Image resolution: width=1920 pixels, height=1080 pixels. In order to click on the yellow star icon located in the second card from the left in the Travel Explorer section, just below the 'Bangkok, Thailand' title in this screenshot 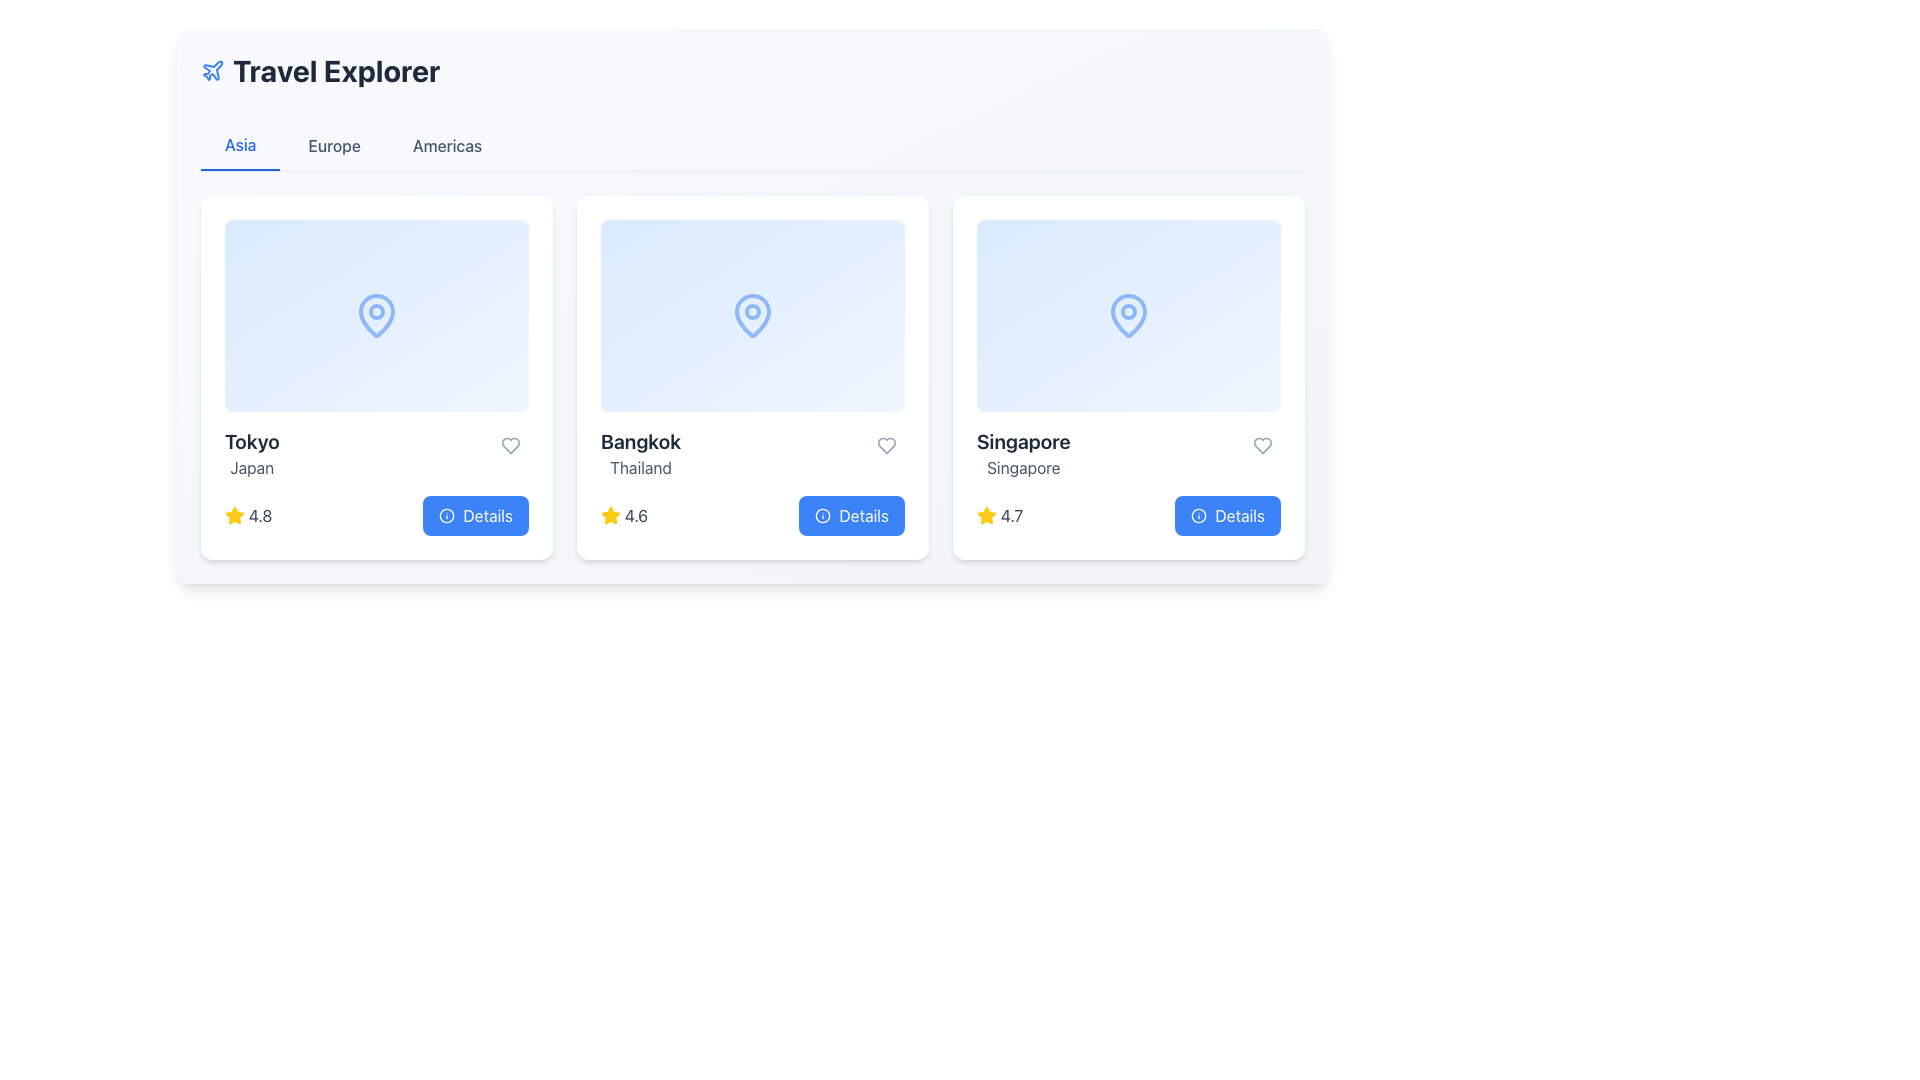, I will do `click(609, 515)`.